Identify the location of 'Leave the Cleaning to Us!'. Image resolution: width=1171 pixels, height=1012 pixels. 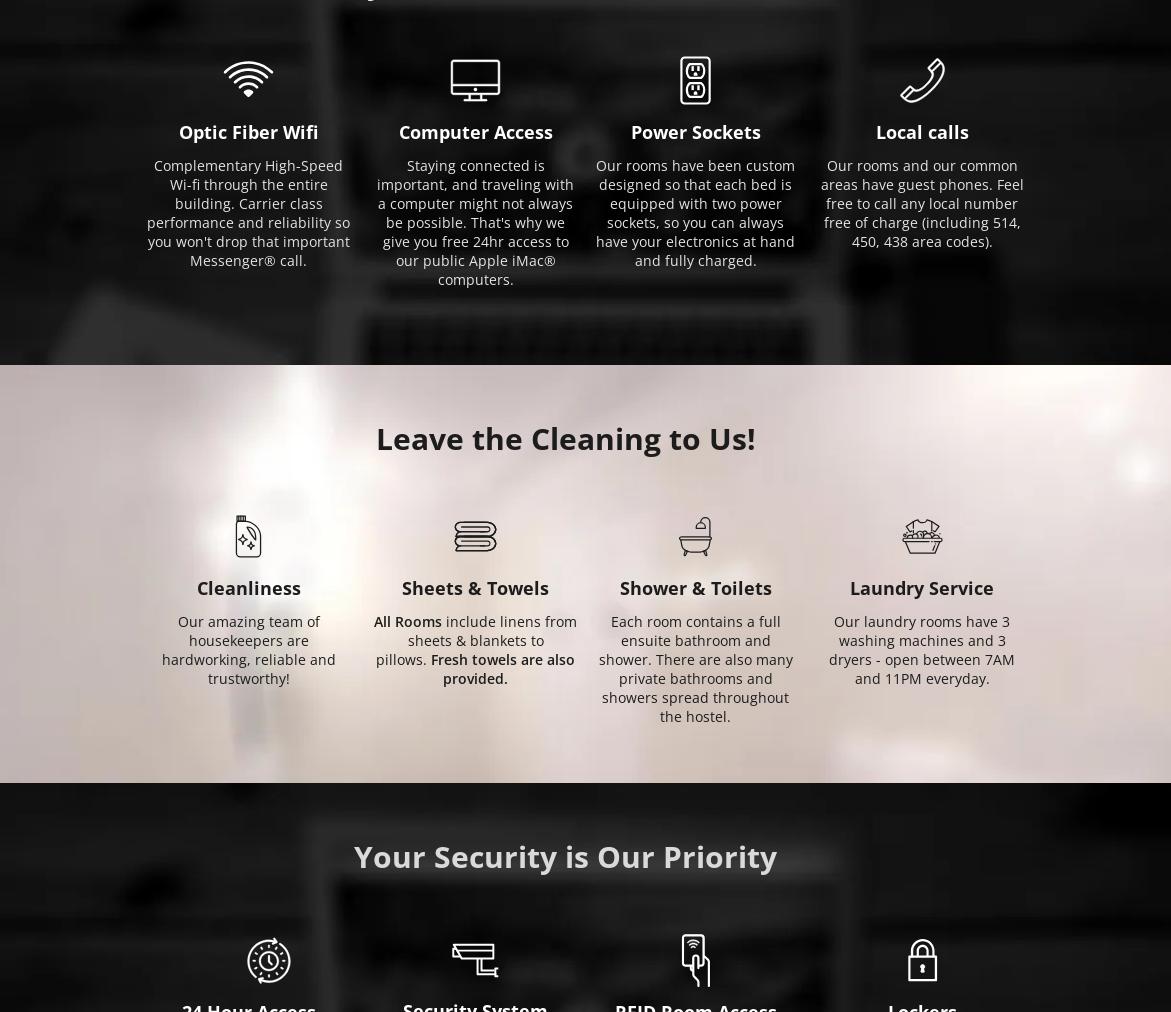
(373, 438).